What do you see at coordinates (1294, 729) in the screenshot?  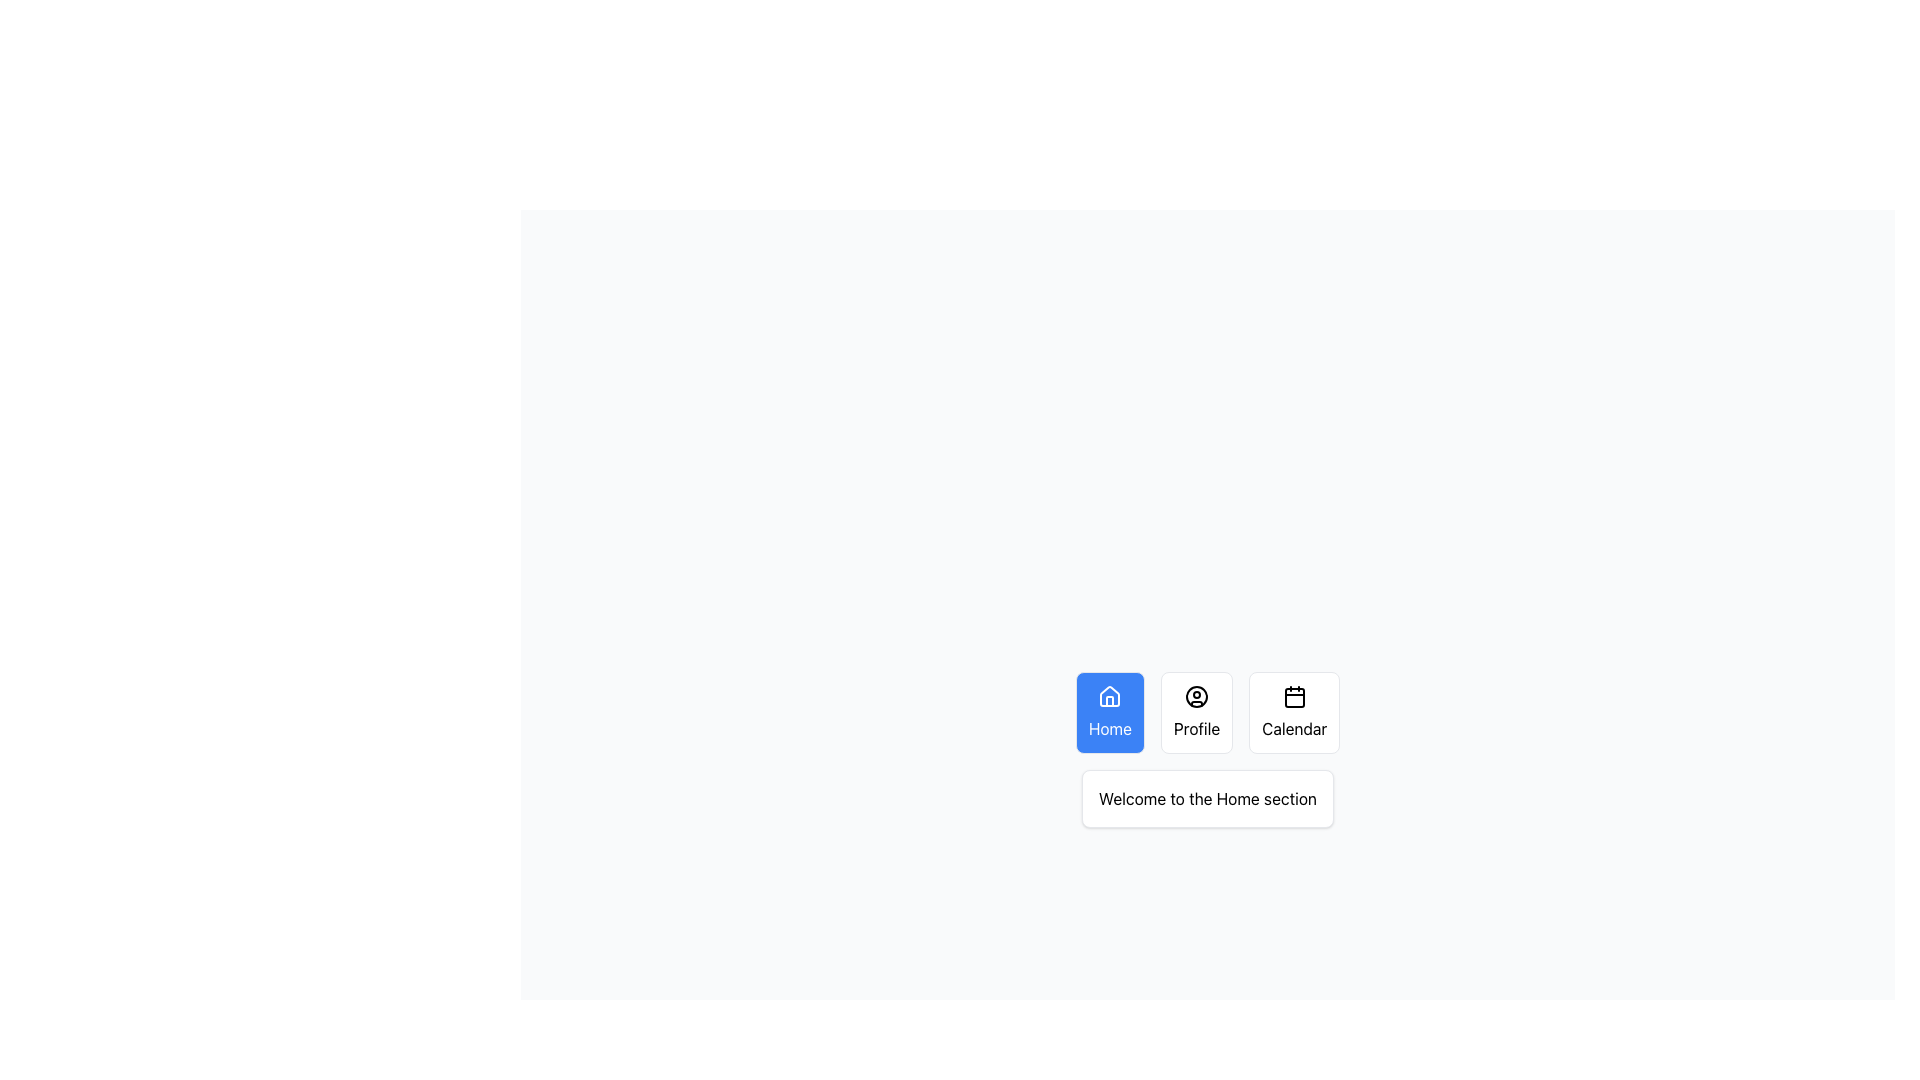 I see `the 'Calendar' static text label, which is positioned below a calendar icon in a rounded rectangular card in the lower-right region of the interface` at bounding box center [1294, 729].